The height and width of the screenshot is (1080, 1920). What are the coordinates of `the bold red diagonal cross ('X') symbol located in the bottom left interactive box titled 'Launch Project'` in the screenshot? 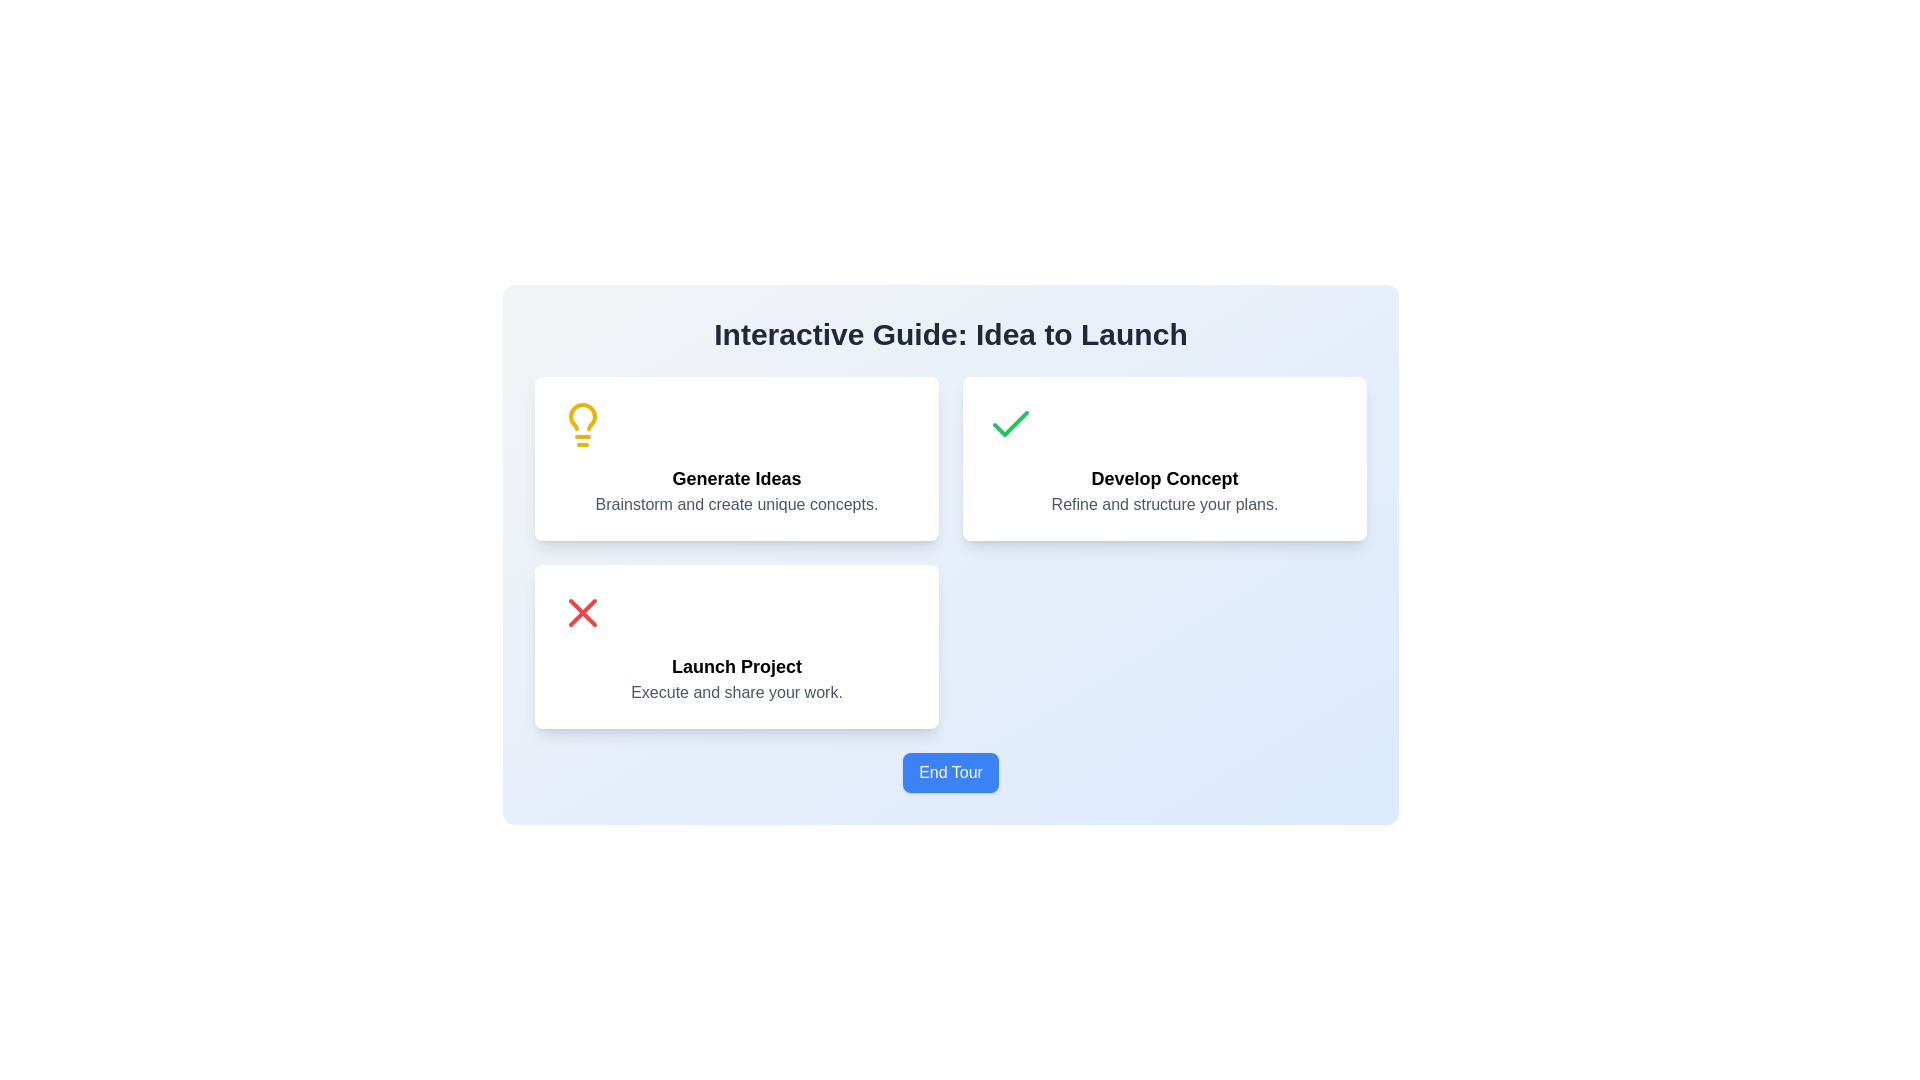 It's located at (581, 612).